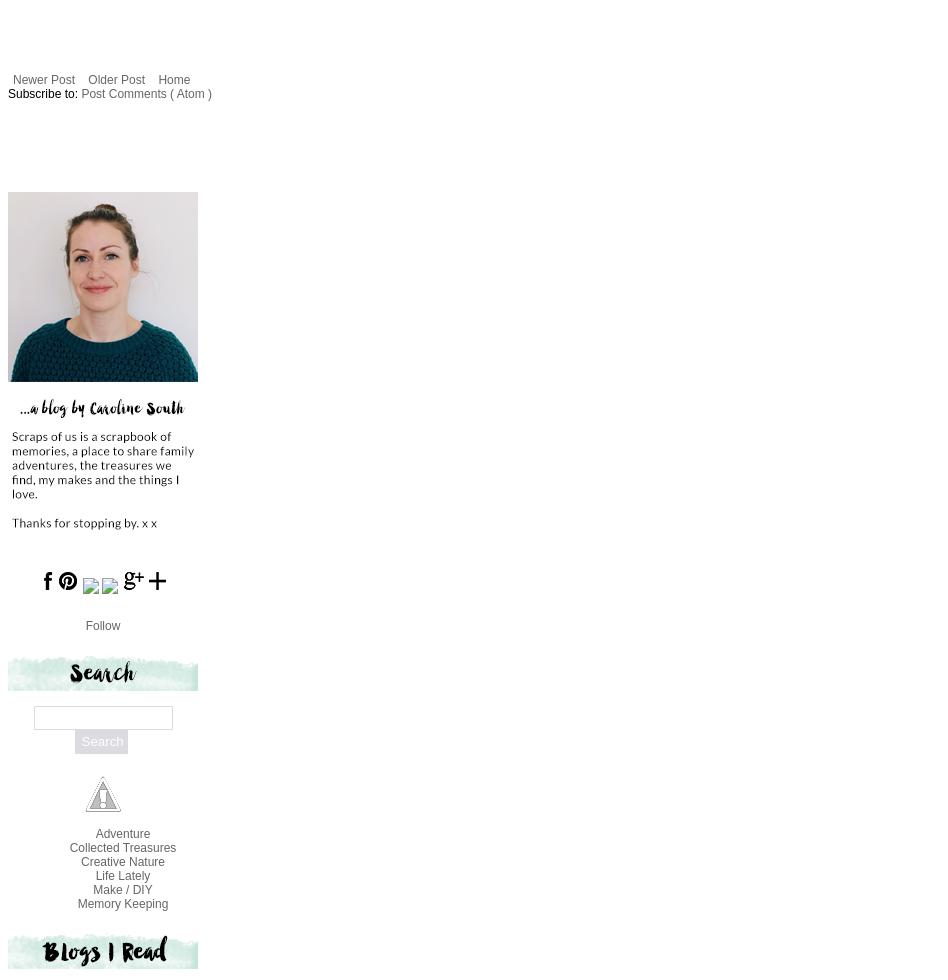 This screenshot has width=948, height=980. What do you see at coordinates (44, 93) in the screenshot?
I see `'Subscribe to:'` at bounding box center [44, 93].